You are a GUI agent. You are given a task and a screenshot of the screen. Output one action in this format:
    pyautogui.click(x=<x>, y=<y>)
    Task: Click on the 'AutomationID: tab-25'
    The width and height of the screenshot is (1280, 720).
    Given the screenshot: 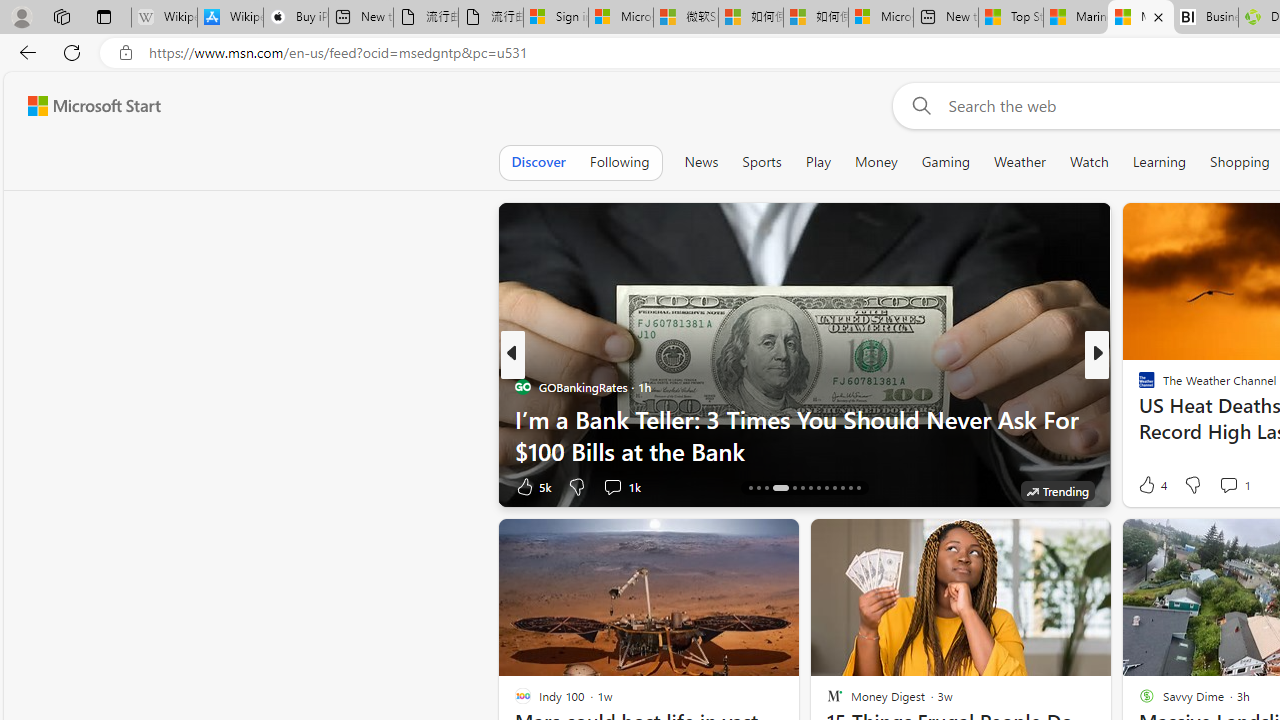 What is the action you would take?
    pyautogui.click(x=850, y=488)
    